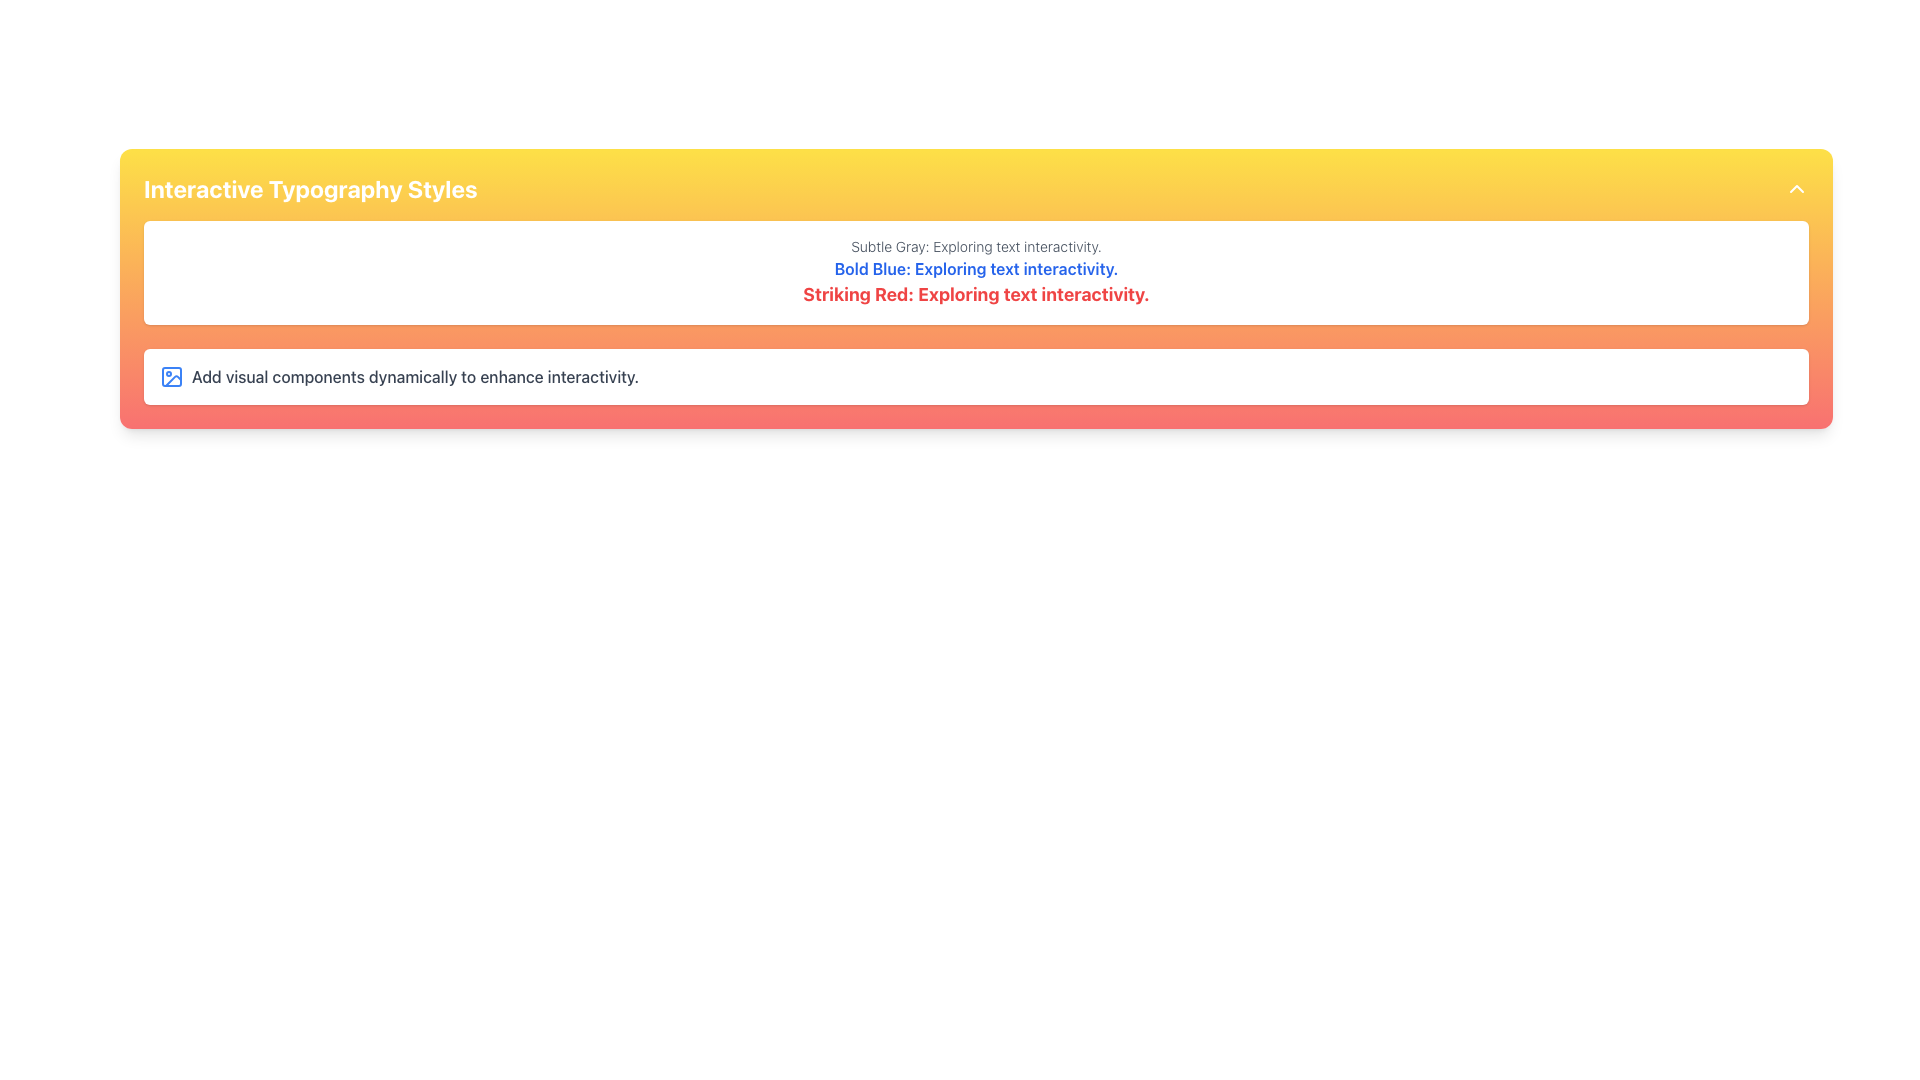 The height and width of the screenshot is (1080, 1920). I want to click on the instructional text element located inside a highlighted panel below the 'Interactive Typography Styles' header, positioned to the right of an image icon, so click(414, 377).